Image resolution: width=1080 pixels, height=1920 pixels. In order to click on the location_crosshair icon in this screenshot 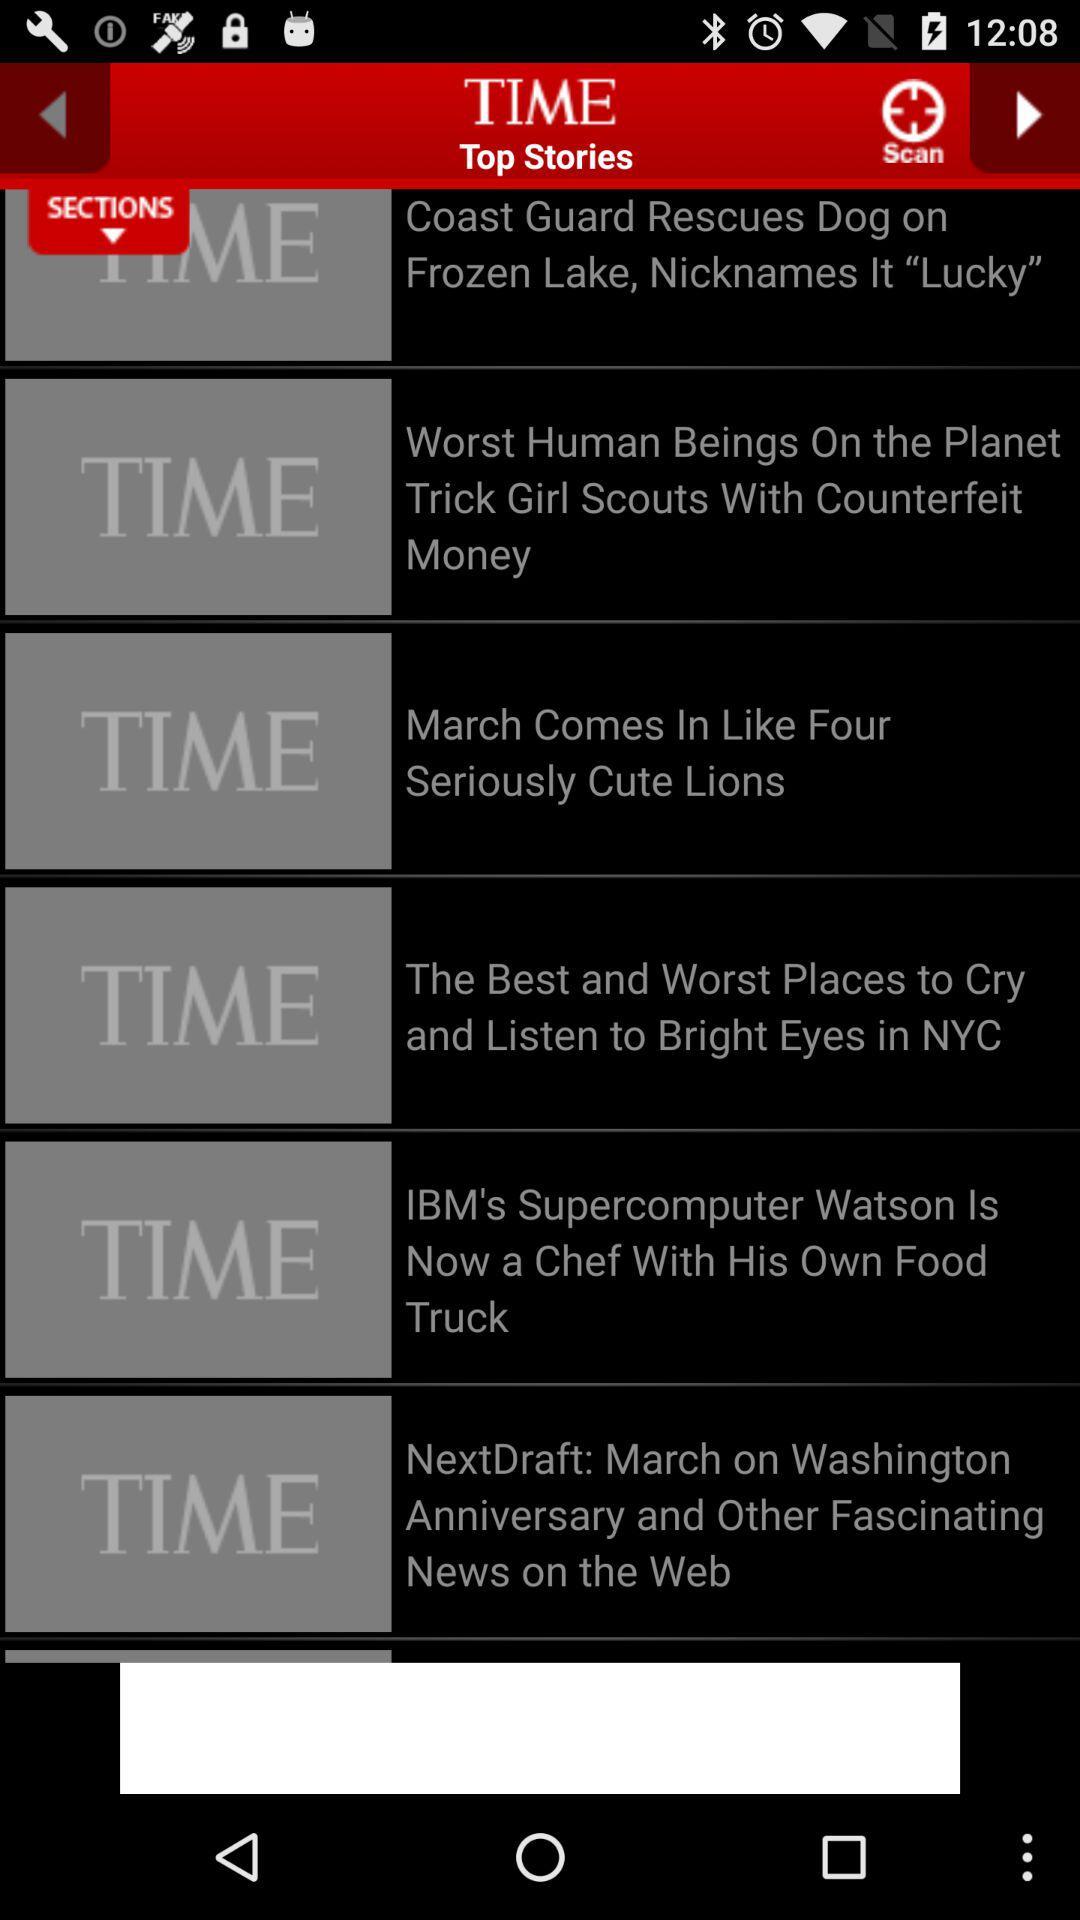, I will do `click(914, 128)`.